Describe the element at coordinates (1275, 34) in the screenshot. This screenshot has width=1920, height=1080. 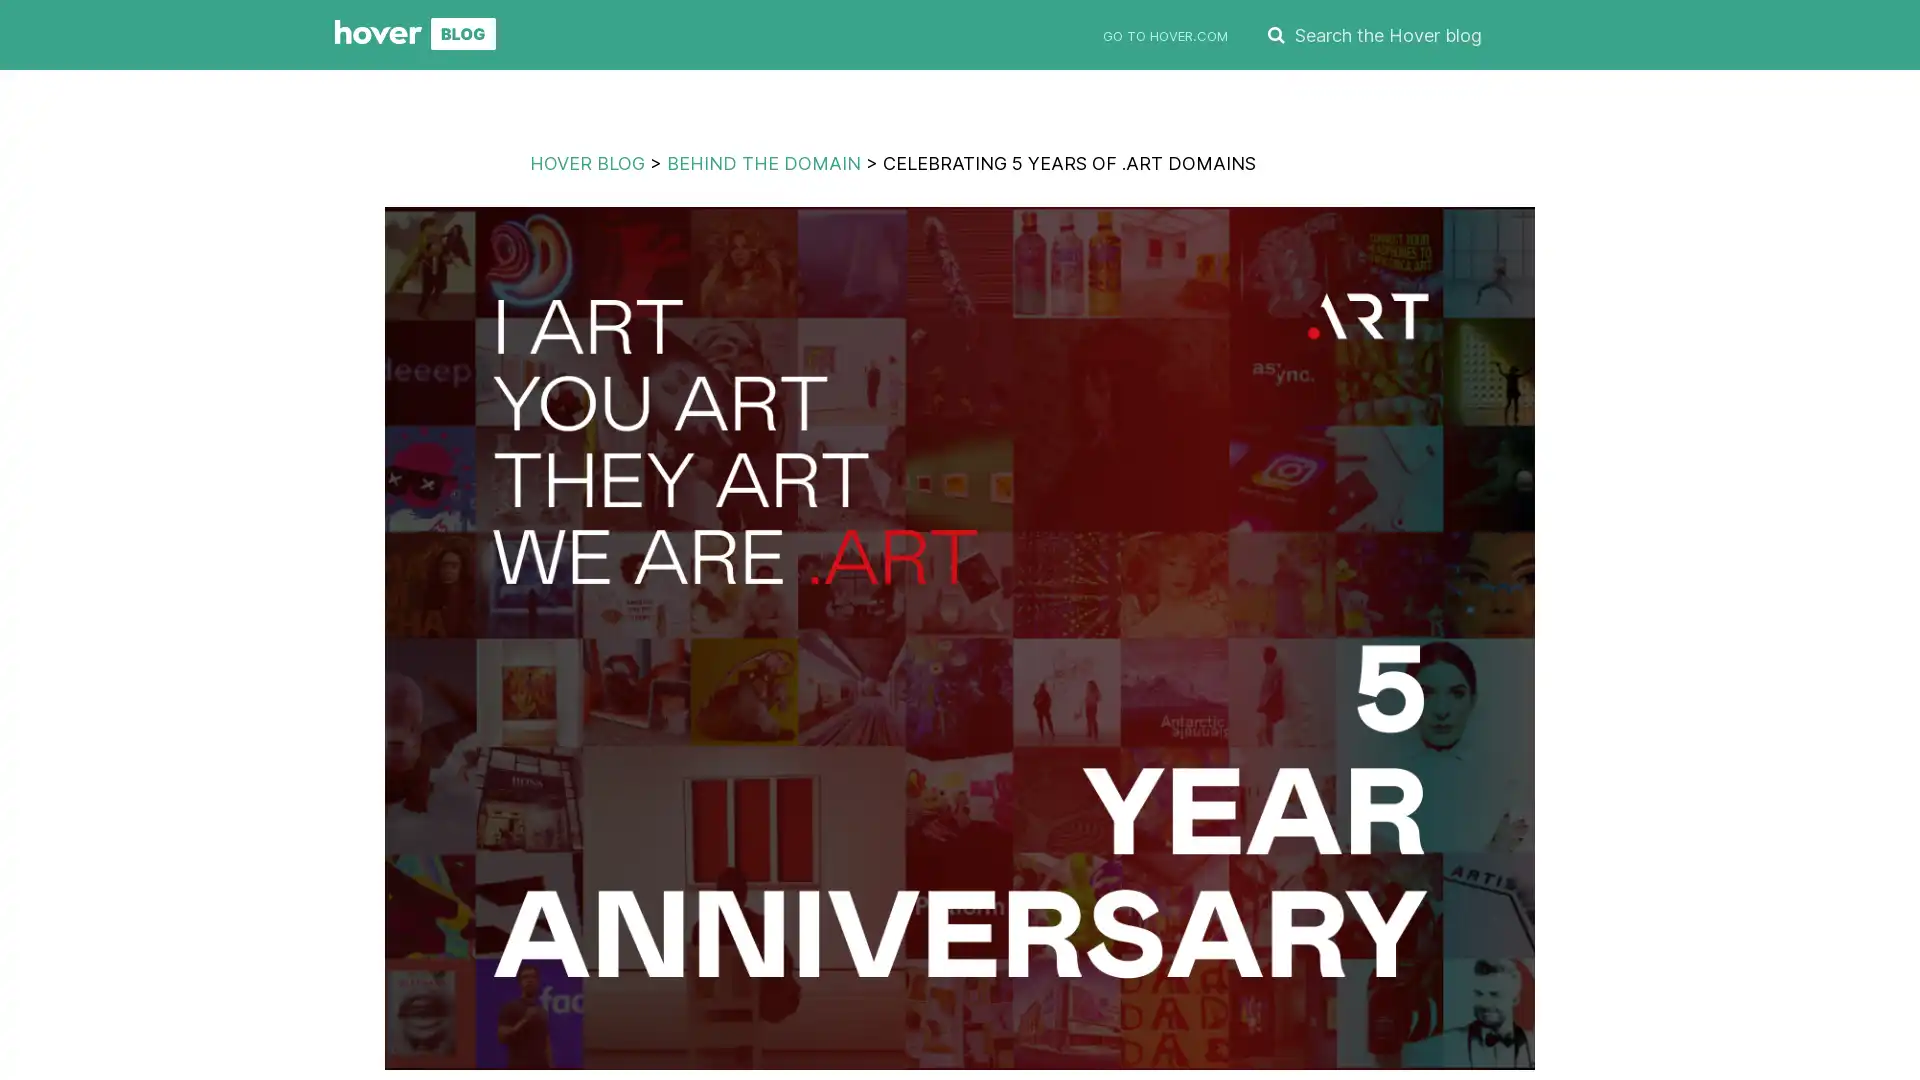
I see `SEARCH` at that location.